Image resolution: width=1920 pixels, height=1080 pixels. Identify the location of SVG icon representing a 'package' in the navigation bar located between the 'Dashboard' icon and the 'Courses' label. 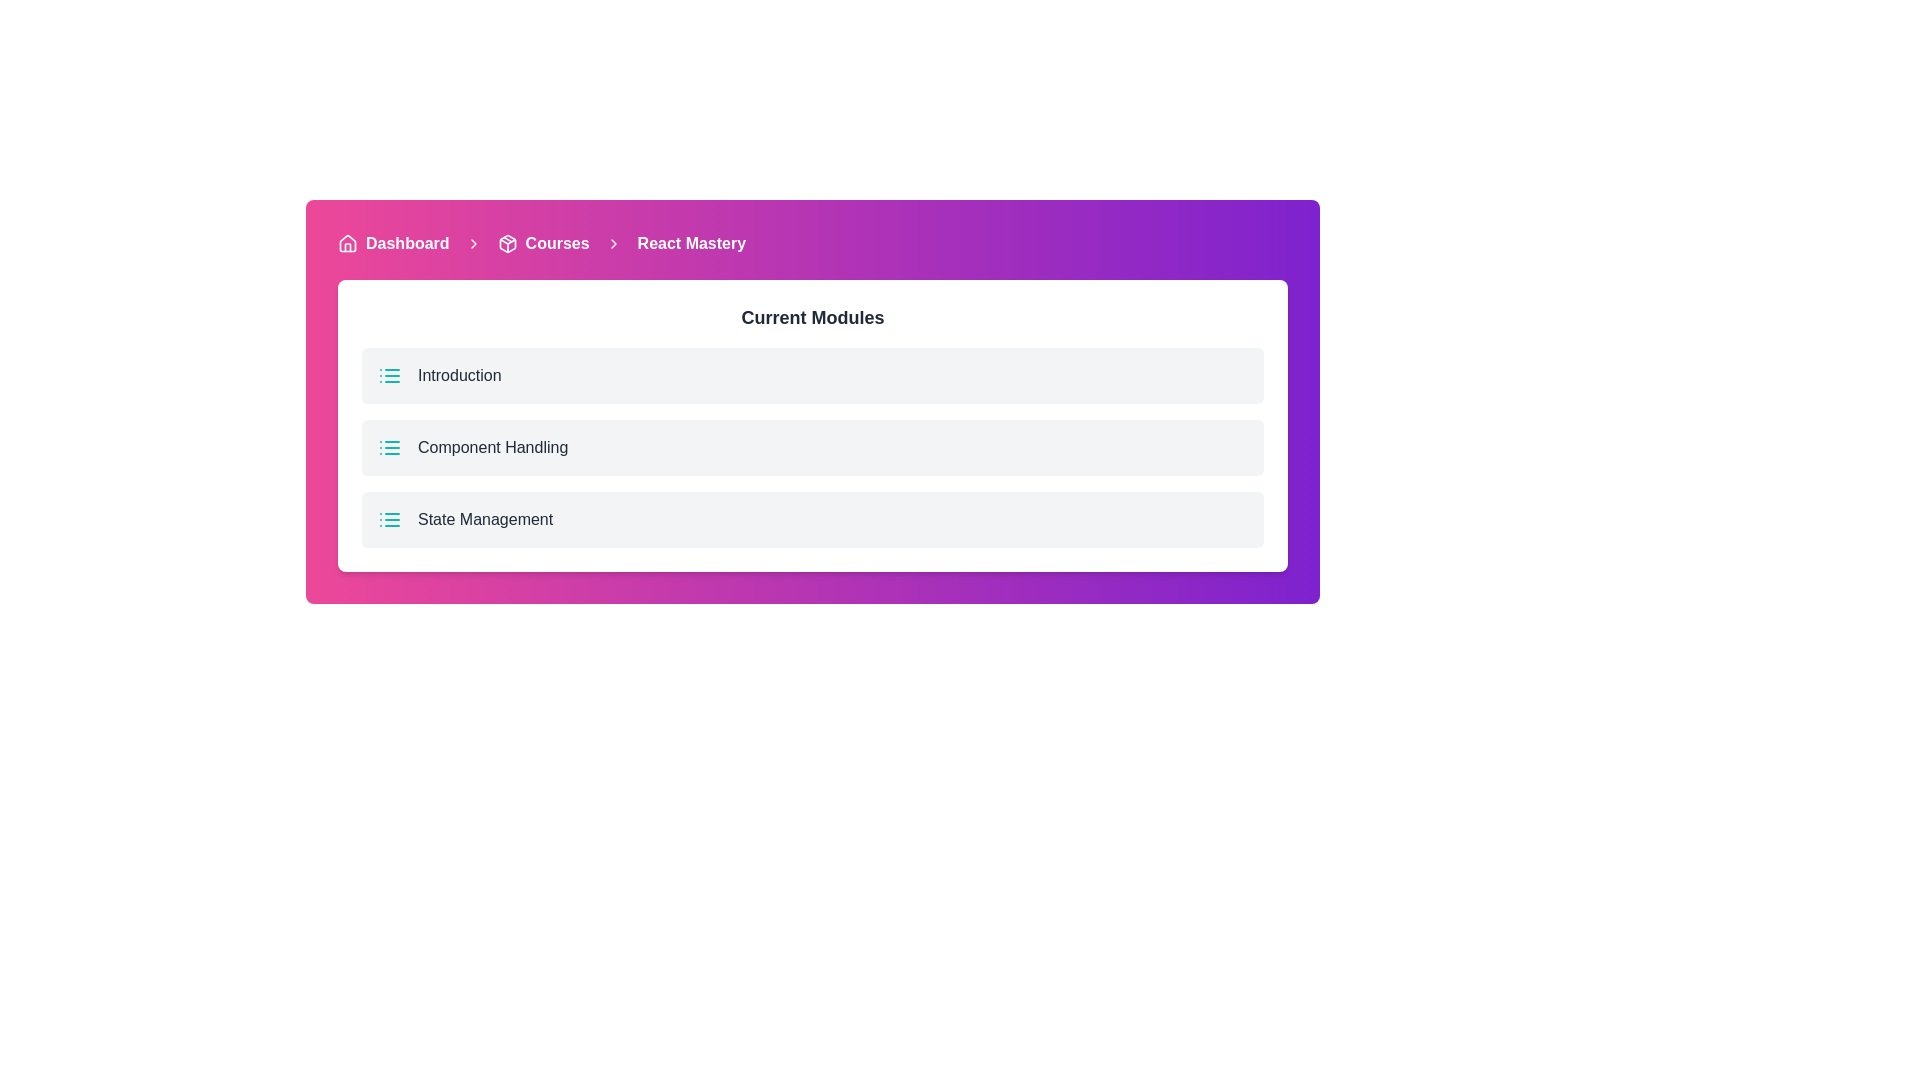
(507, 242).